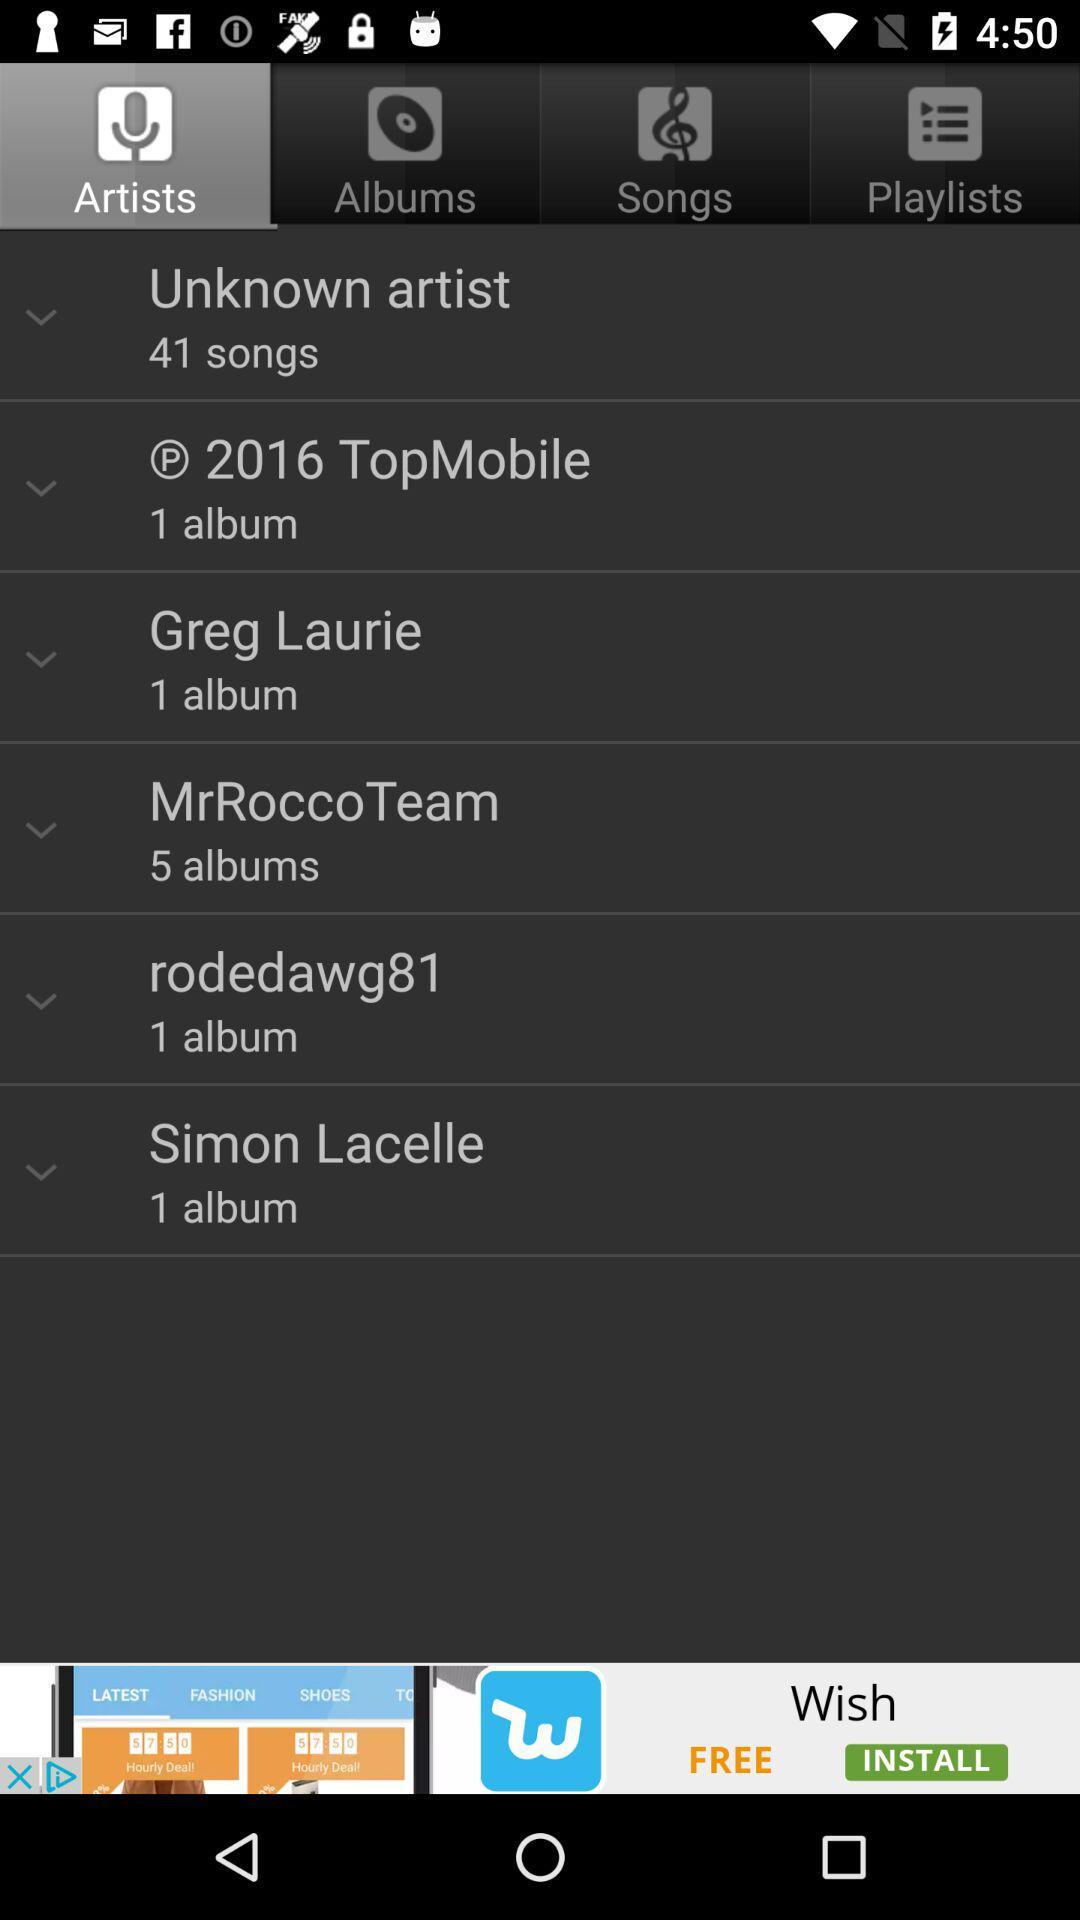 This screenshot has height=1920, width=1080. What do you see at coordinates (540, 1727) in the screenshot?
I see `external advertisement` at bounding box center [540, 1727].